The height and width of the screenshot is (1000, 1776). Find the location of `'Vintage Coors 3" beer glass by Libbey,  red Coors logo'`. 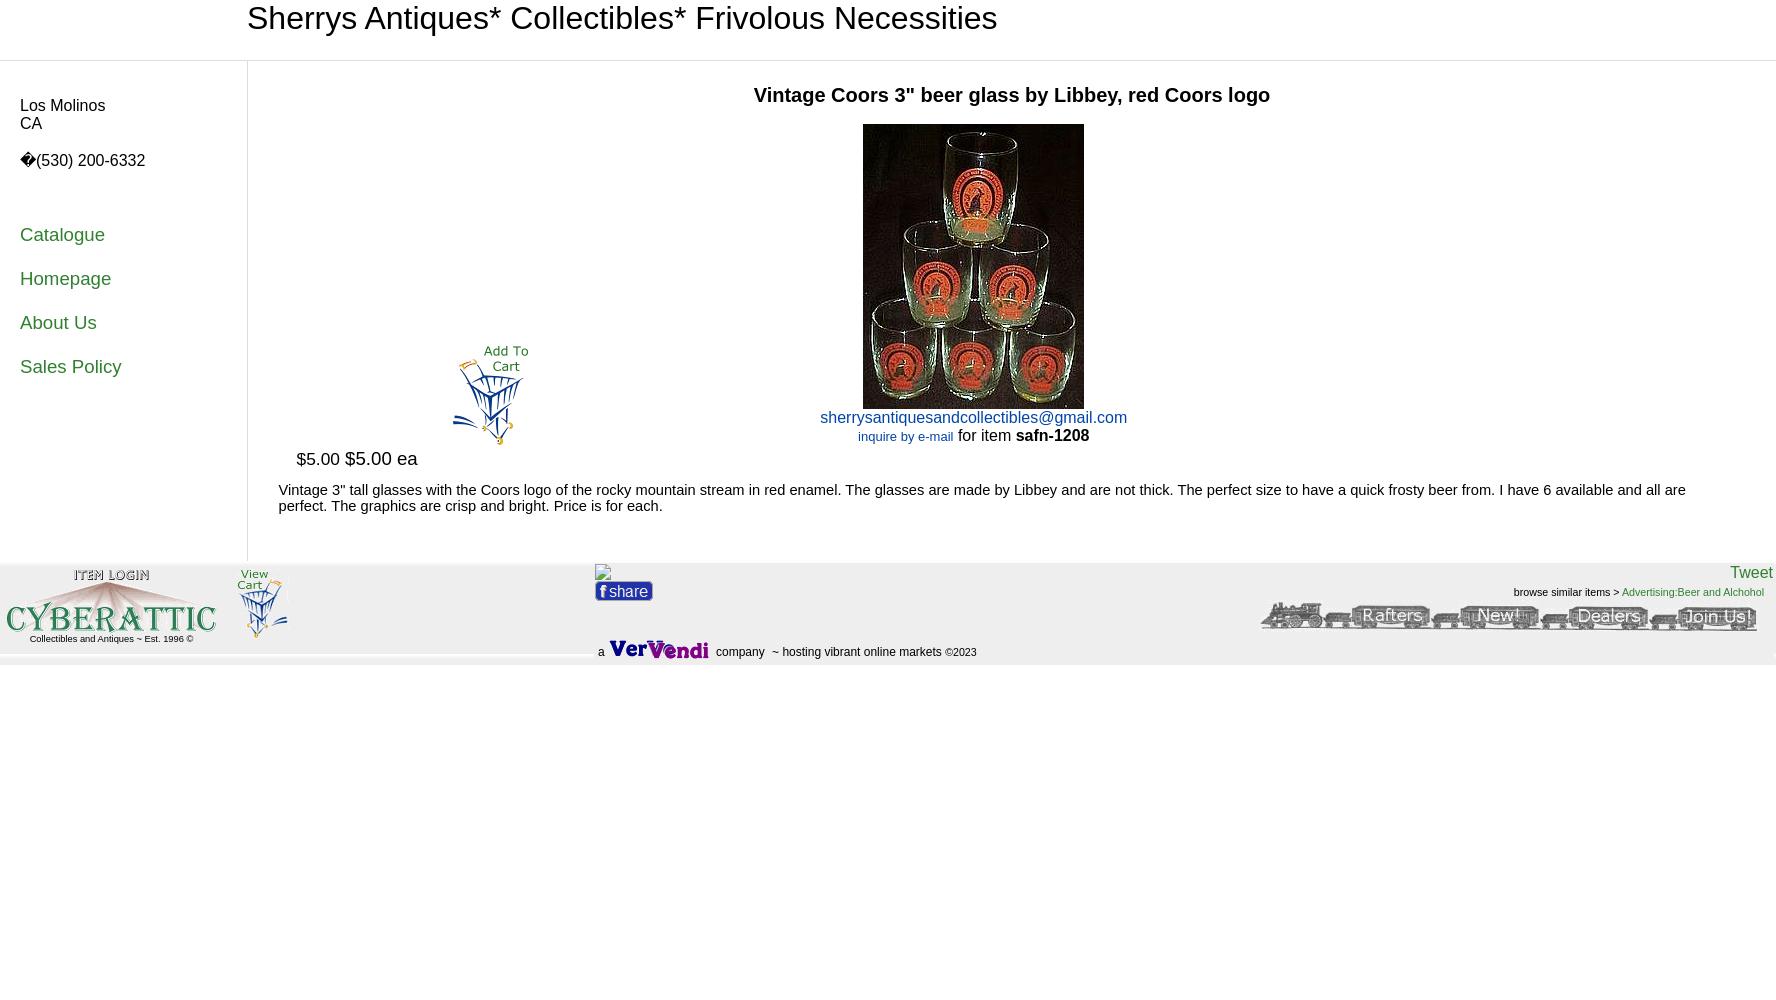

'Vintage Coors 3" beer glass by Libbey,  red Coors logo' is located at coordinates (1011, 94).